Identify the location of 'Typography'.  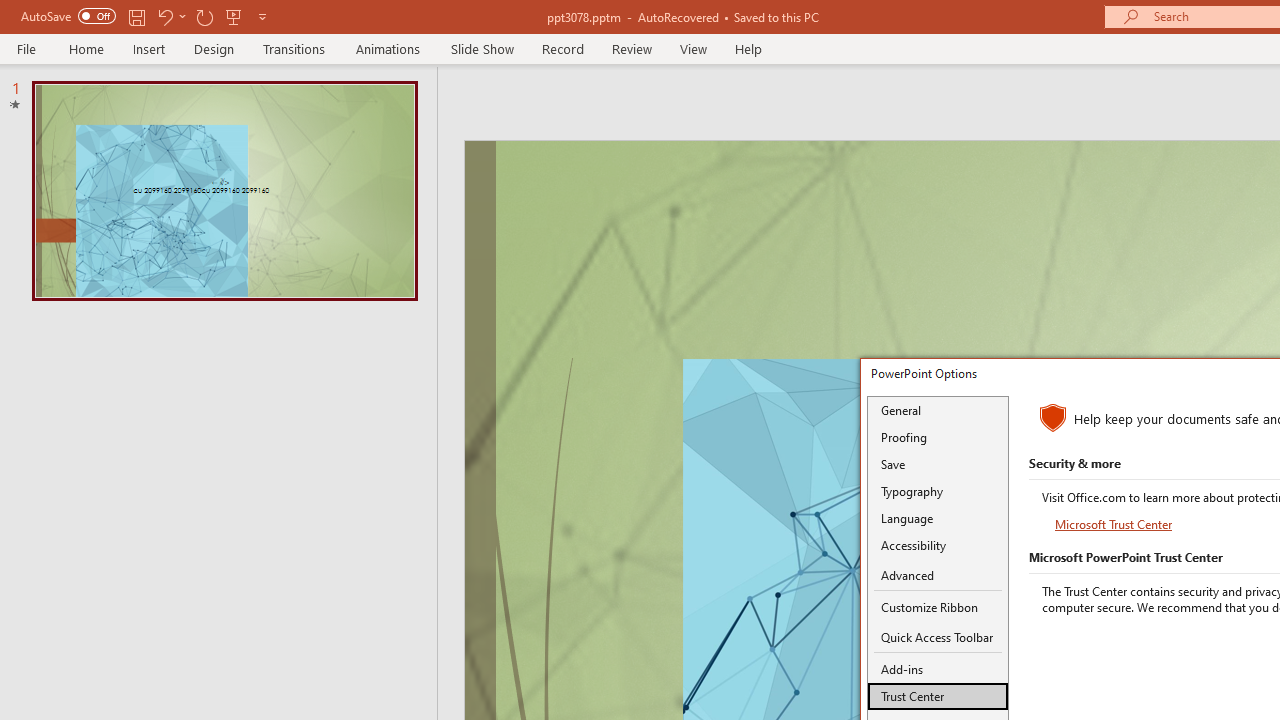
(937, 491).